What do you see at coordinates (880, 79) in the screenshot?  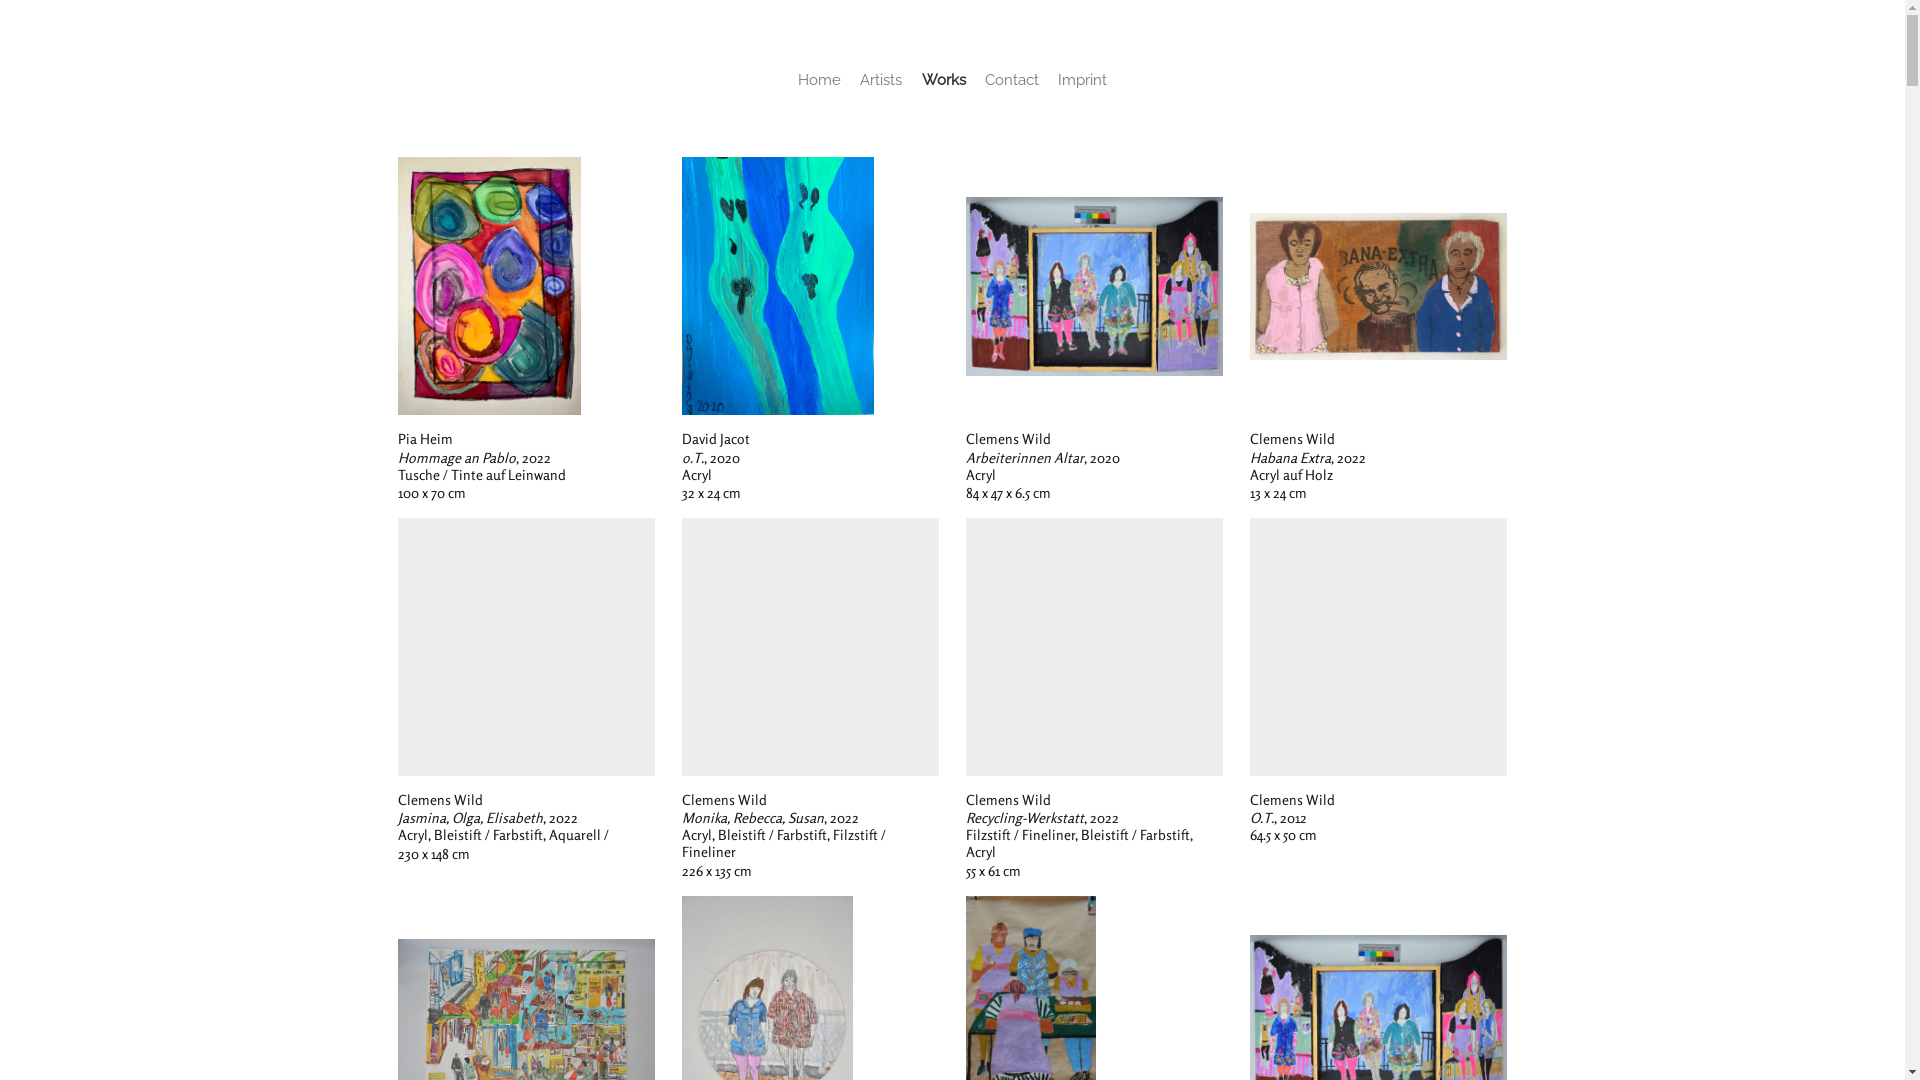 I see `'Artists'` at bounding box center [880, 79].